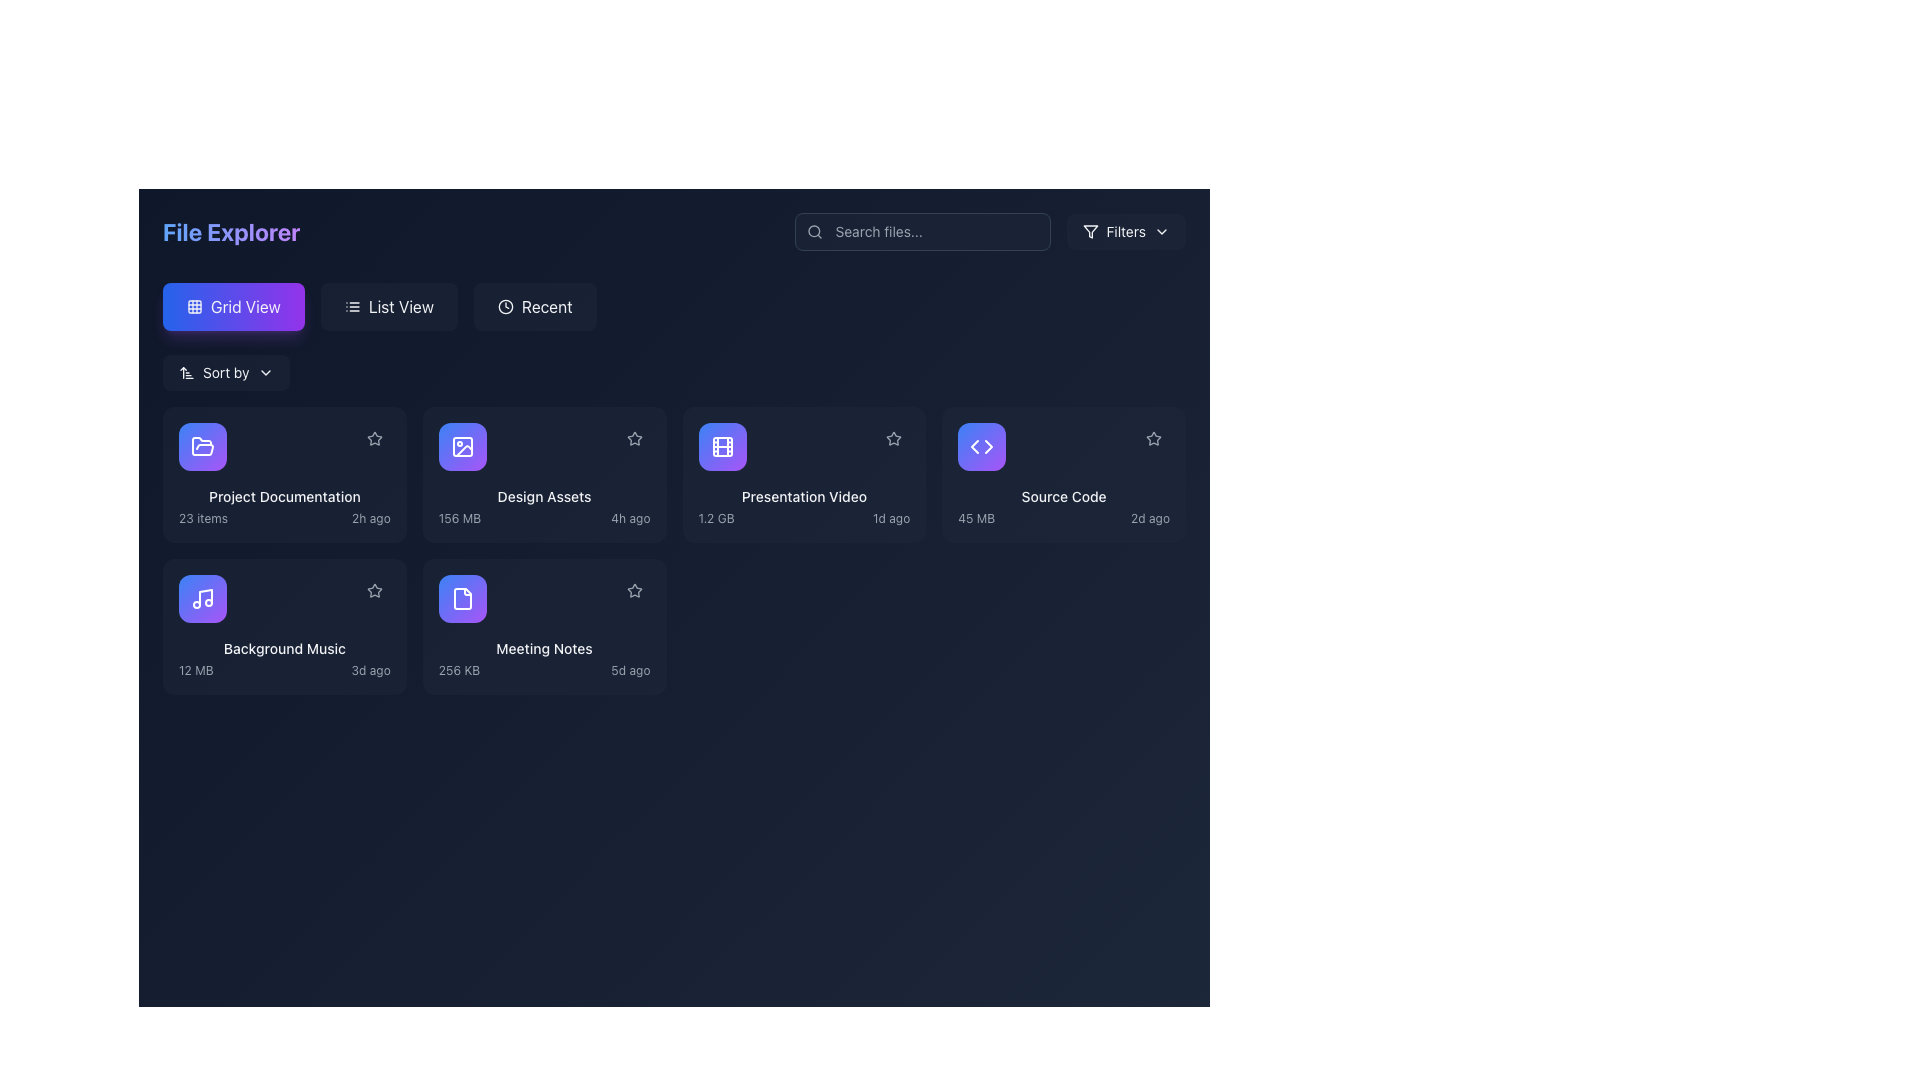 The width and height of the screenshot is (1920, 1080). What do you see at coordinates (893, 438) in the screenshot?
I see `the star icon button located in the top-right corner of the 'Presentation Video' card` at bounding box center [893, 438].